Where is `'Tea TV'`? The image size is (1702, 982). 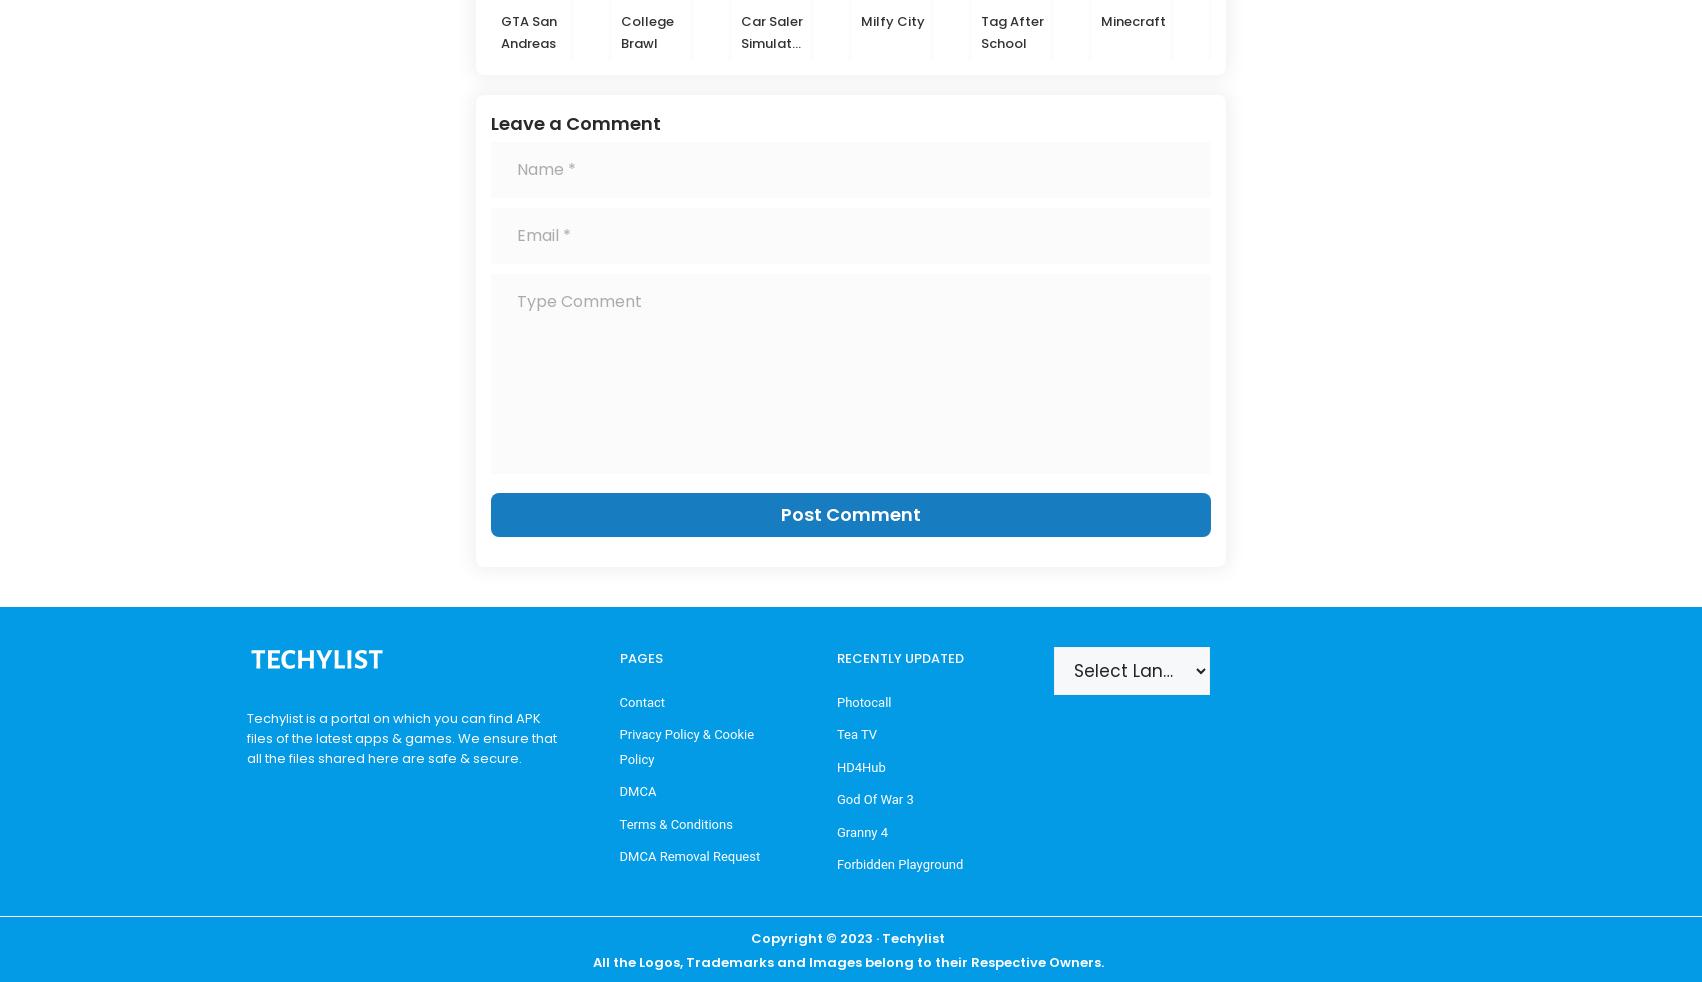
'Tea TV' is located at coordinates (835, 733).